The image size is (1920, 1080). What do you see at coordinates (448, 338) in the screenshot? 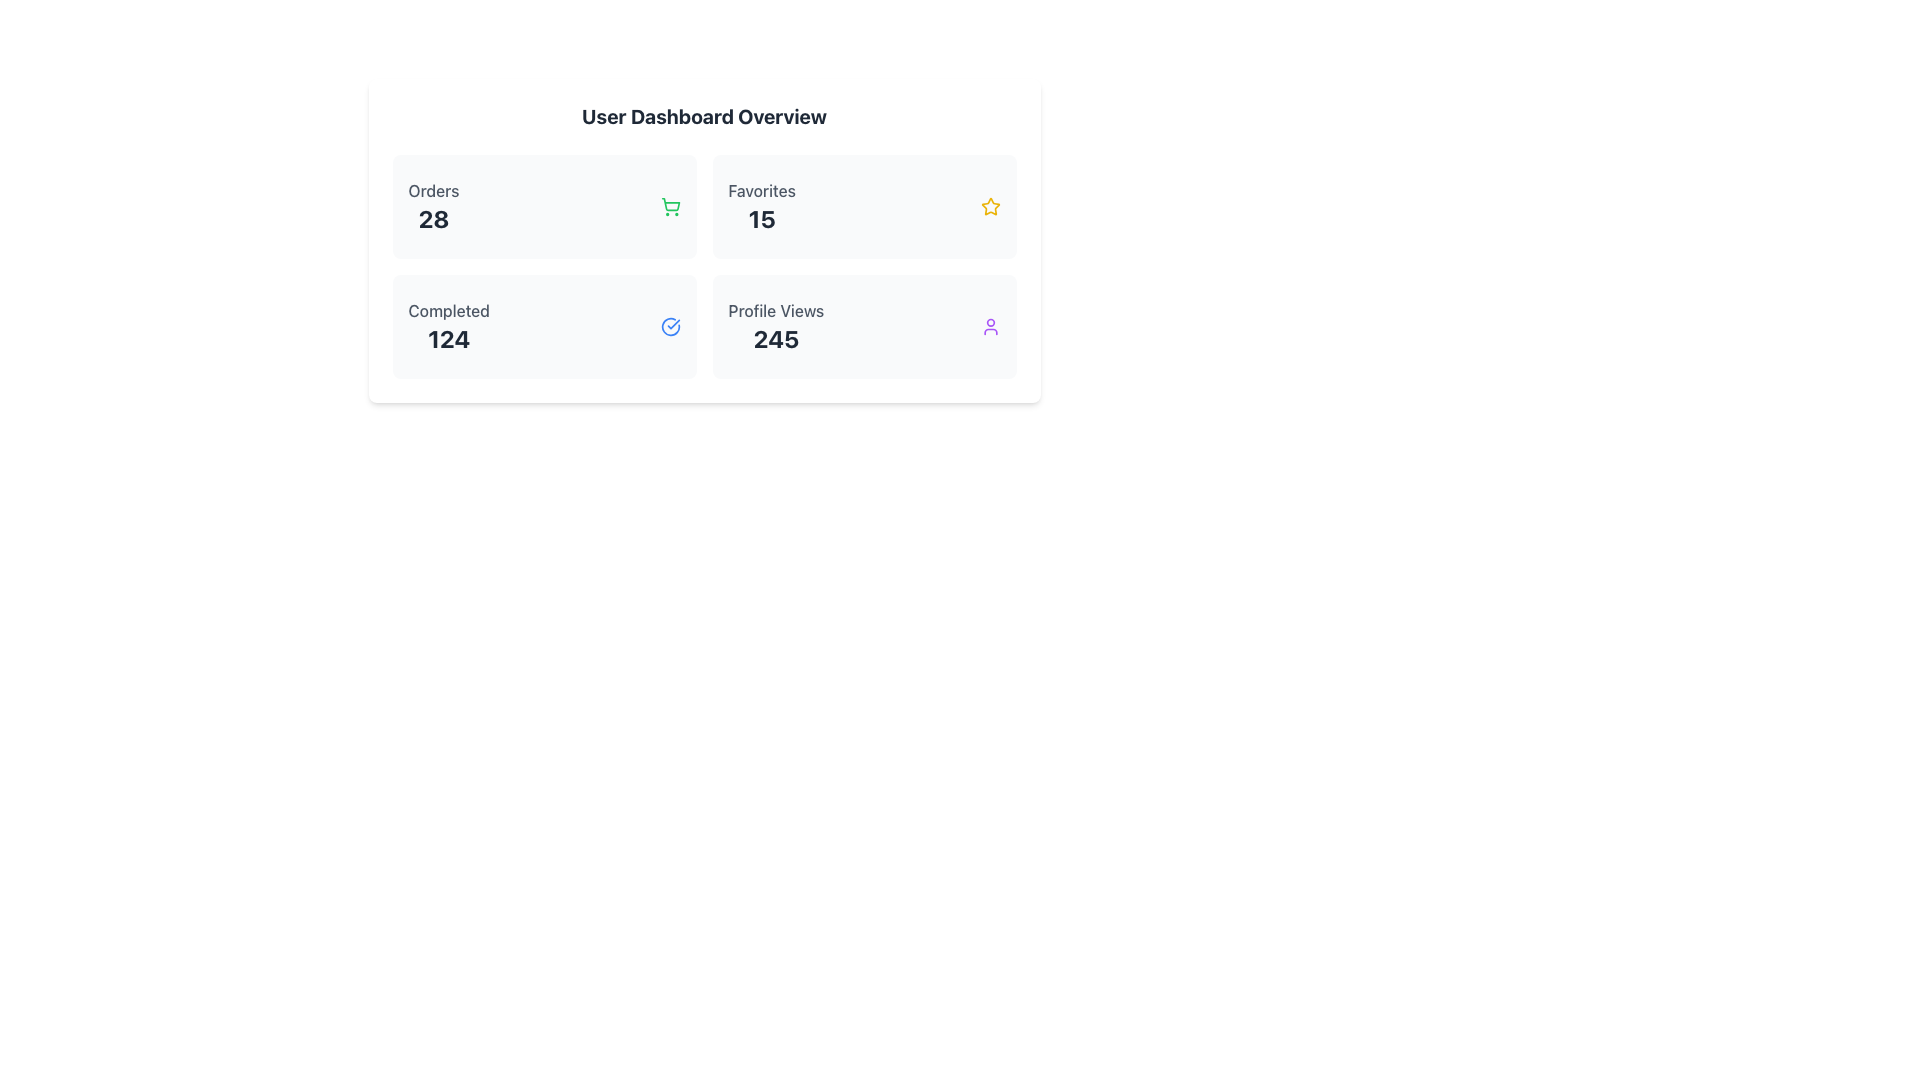
I see `the static text displaying the numerical value '124' under the label 'Completed' in the 'User Dashboard Overview' card` at bounding box center [448, 338].